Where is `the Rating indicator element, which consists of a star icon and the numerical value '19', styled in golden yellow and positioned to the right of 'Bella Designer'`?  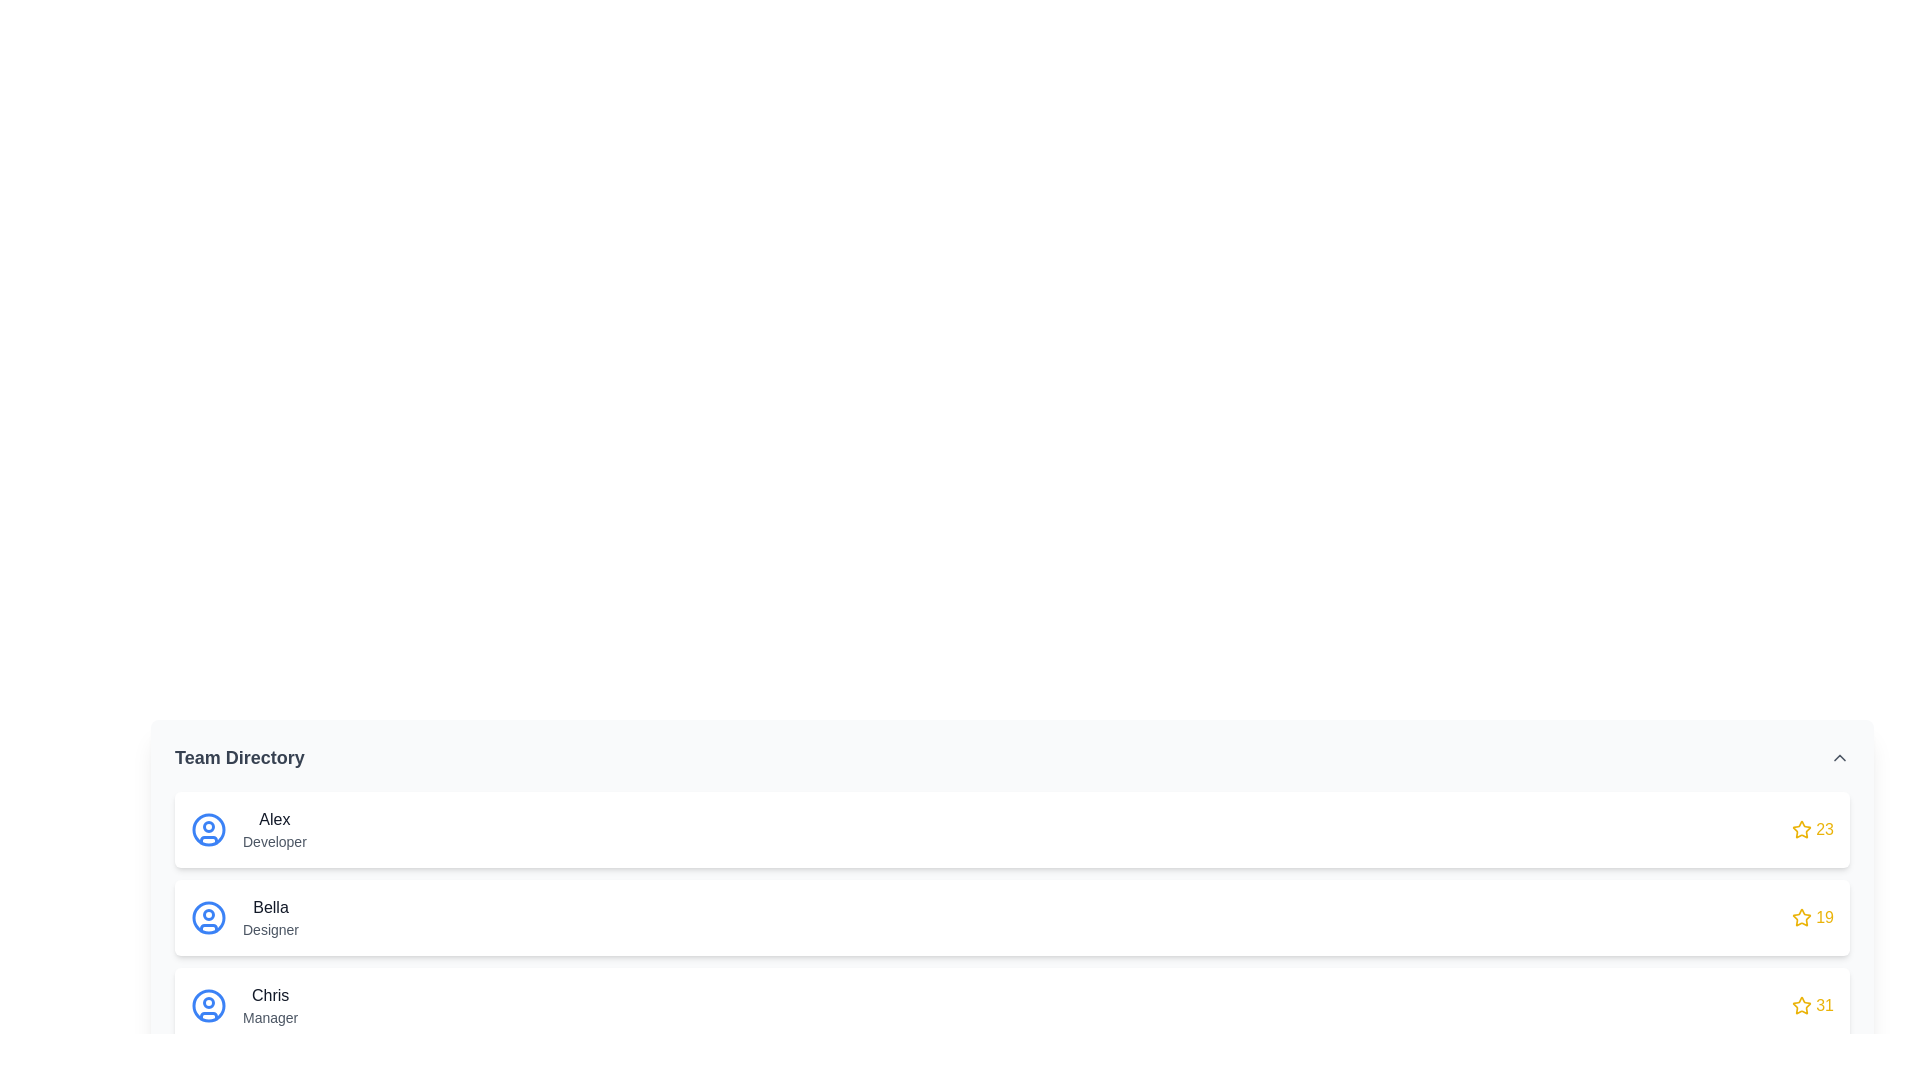
the Rating indicator element, which consists of a star icon and the numerical value '19', styled in golden yellow and positioned to the right of 'Bella Designer' is located at coordinates (1813, 918).